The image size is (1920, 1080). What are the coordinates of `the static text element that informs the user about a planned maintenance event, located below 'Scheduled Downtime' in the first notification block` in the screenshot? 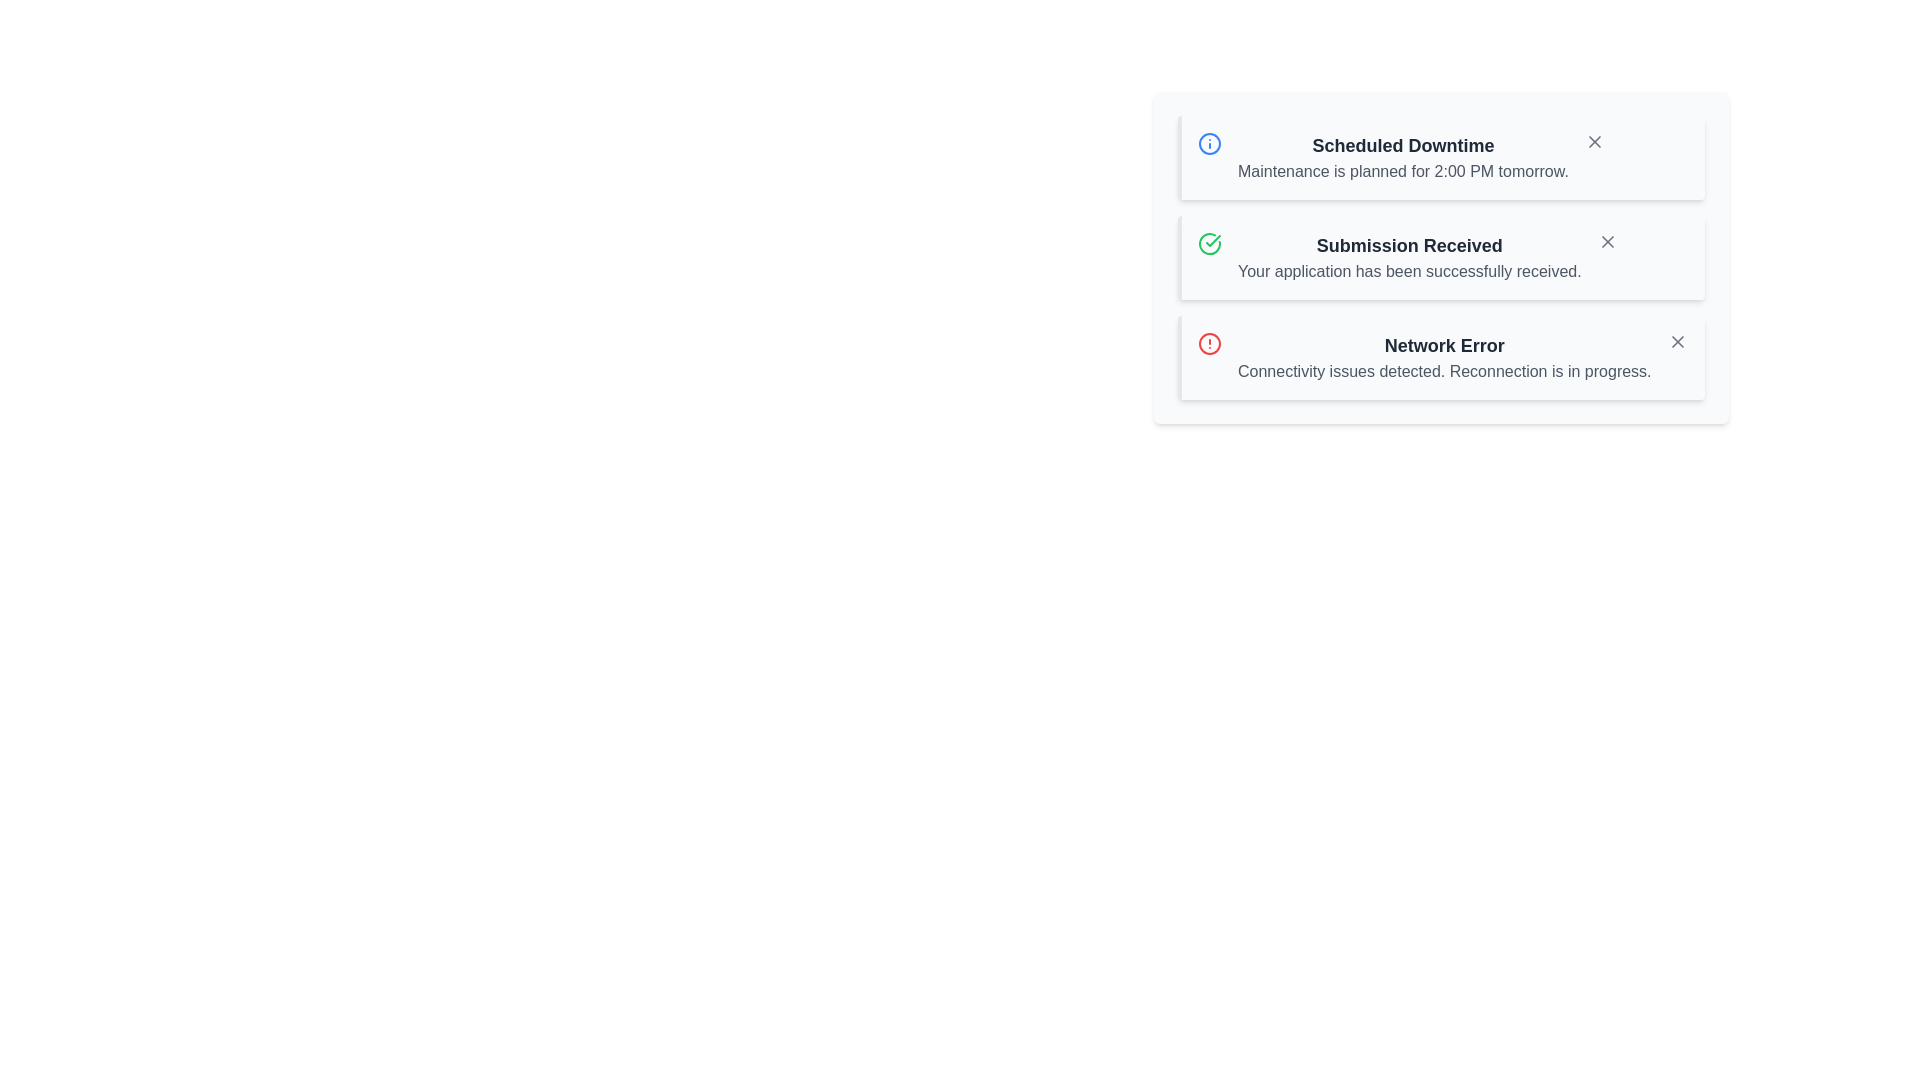 It's located at (1402, 171).